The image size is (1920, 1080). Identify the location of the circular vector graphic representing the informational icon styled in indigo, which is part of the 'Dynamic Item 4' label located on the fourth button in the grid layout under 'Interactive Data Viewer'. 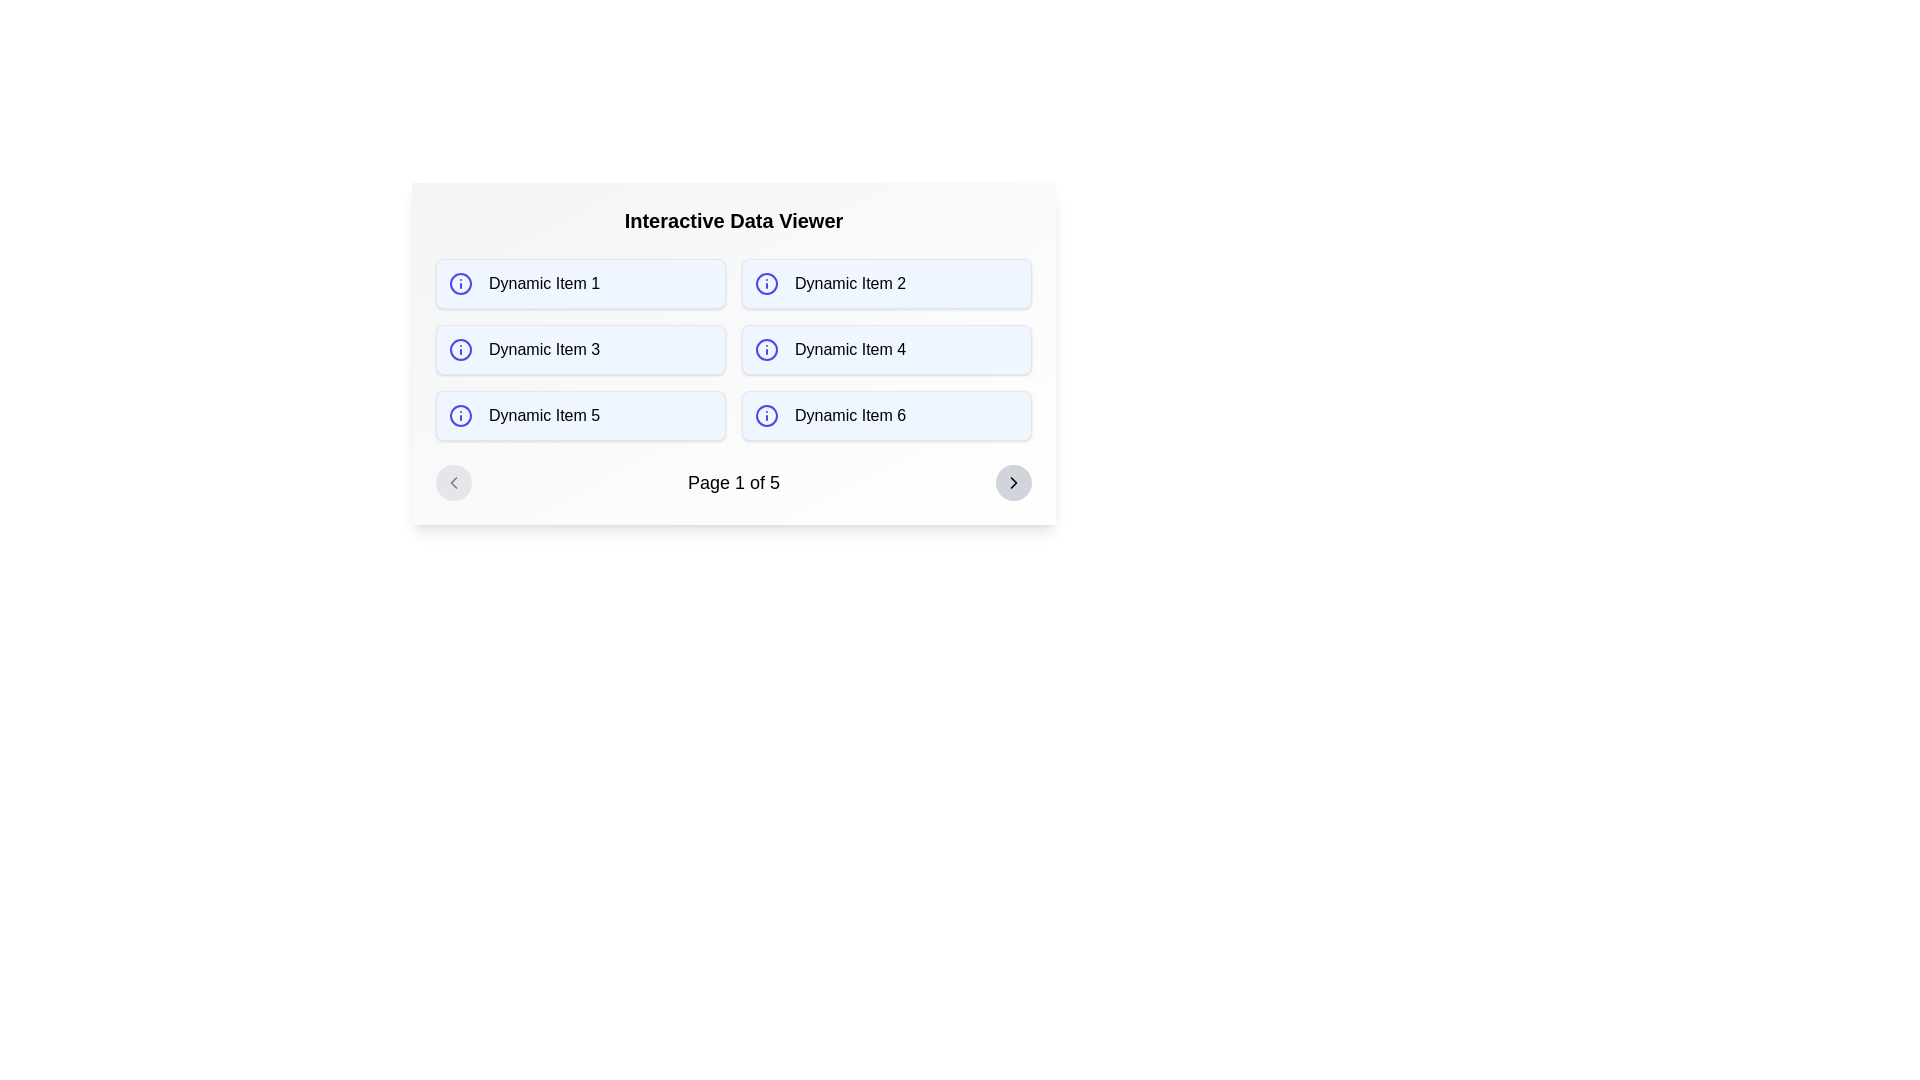
(766, 349).